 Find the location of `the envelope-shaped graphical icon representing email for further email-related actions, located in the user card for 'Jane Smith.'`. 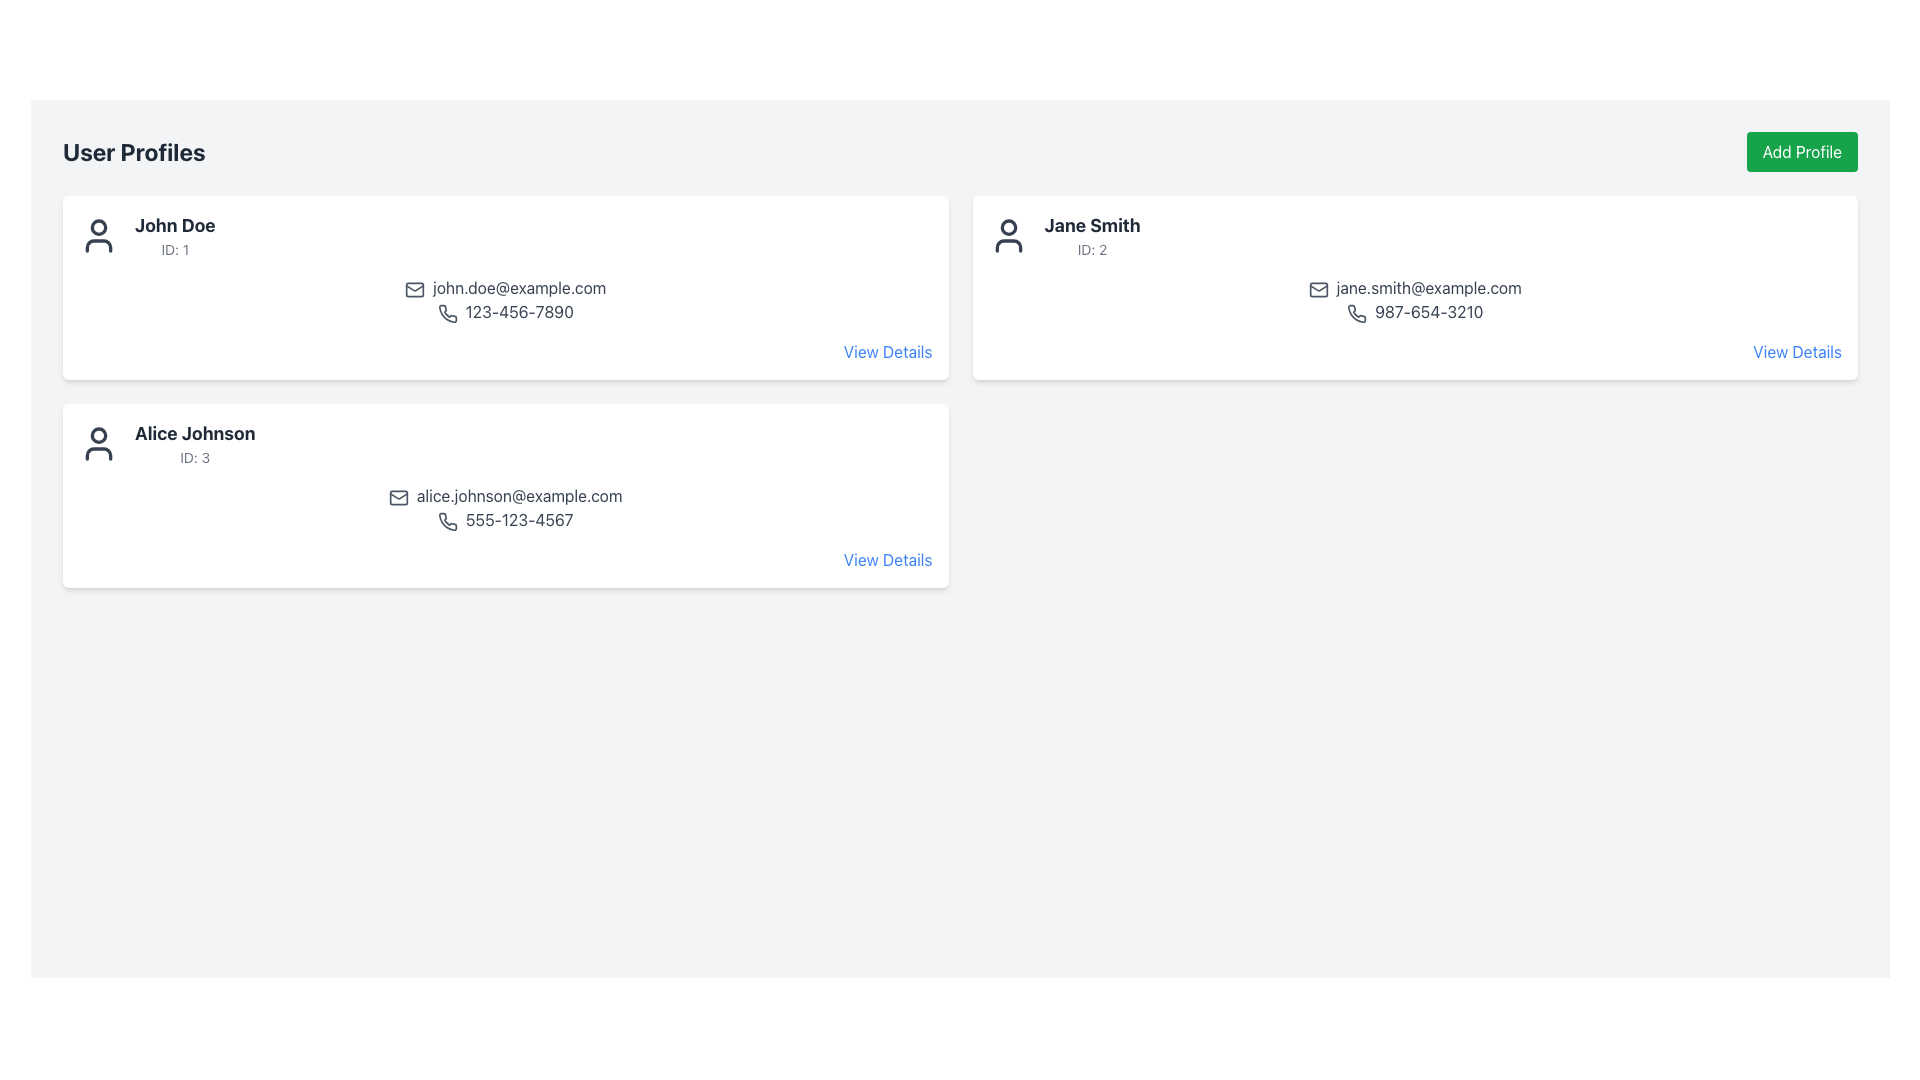

the envelope-shaped graphical icon representing email for further email-related actions, located in the user card for 'Jane Smith.' is located at coordinates (1318, 289).